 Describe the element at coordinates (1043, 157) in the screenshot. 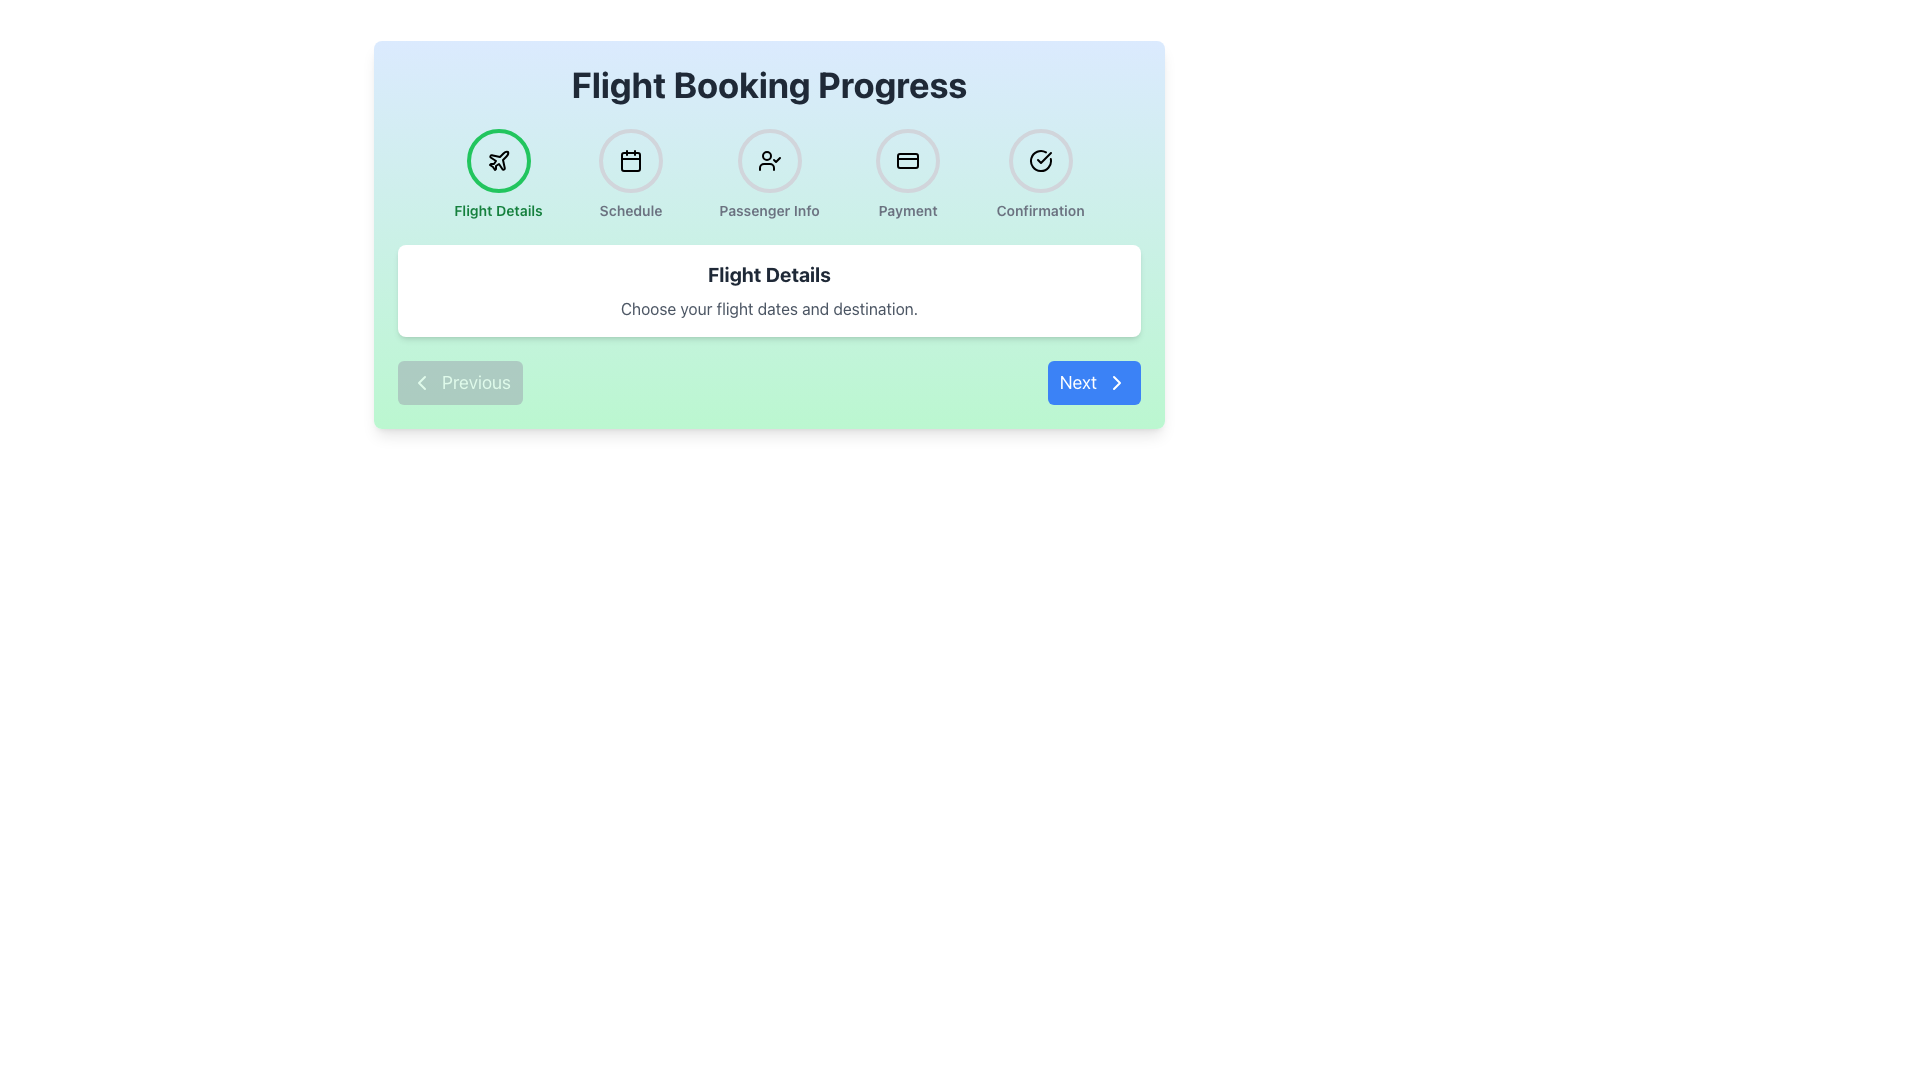

I see `checkmark SVG graphical element located in the 'Confirmation' section of the progress tracker at the top-right of the interface` at that location.